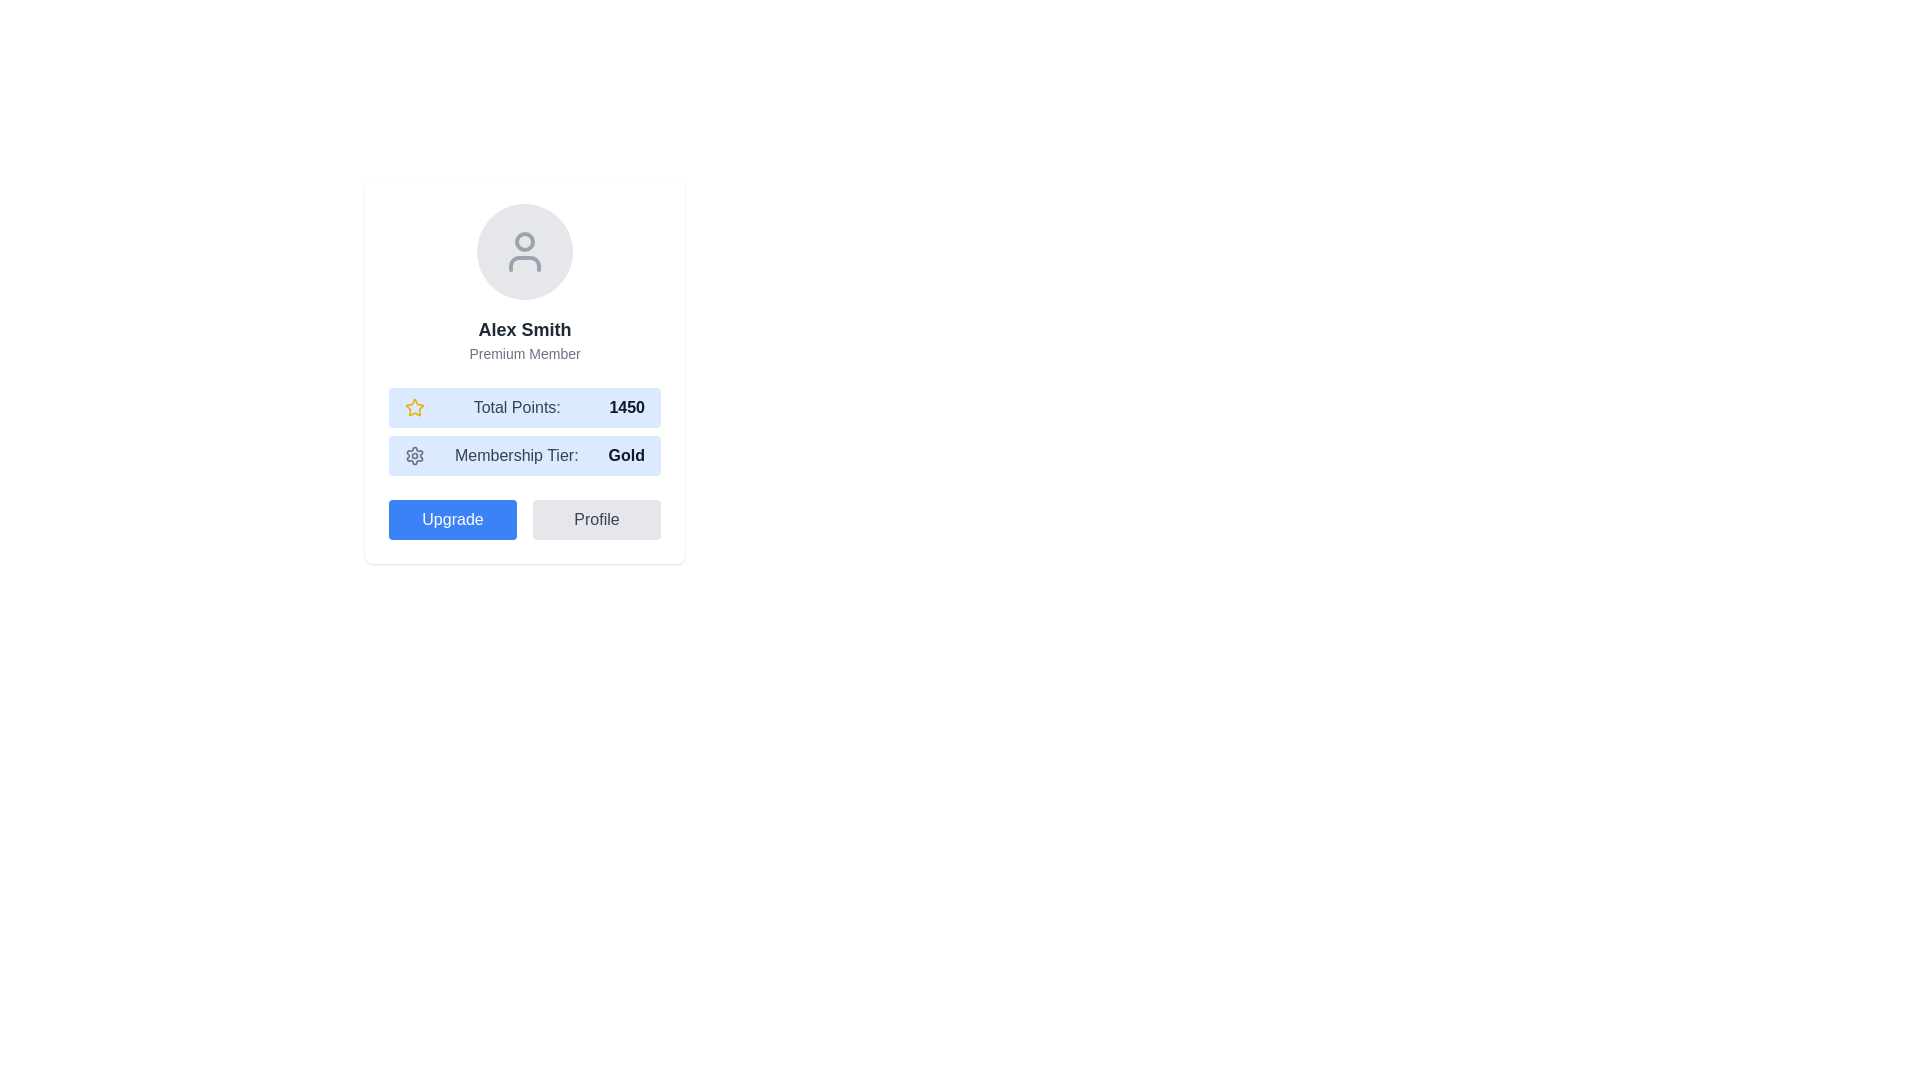 This screenshot has width=1920, height=1080. I want to click on the Display section that shows the total accumulated points of the user, located beneath the profile name and above the 'Membership Tier' section in the user profile card, so click(524, 407).